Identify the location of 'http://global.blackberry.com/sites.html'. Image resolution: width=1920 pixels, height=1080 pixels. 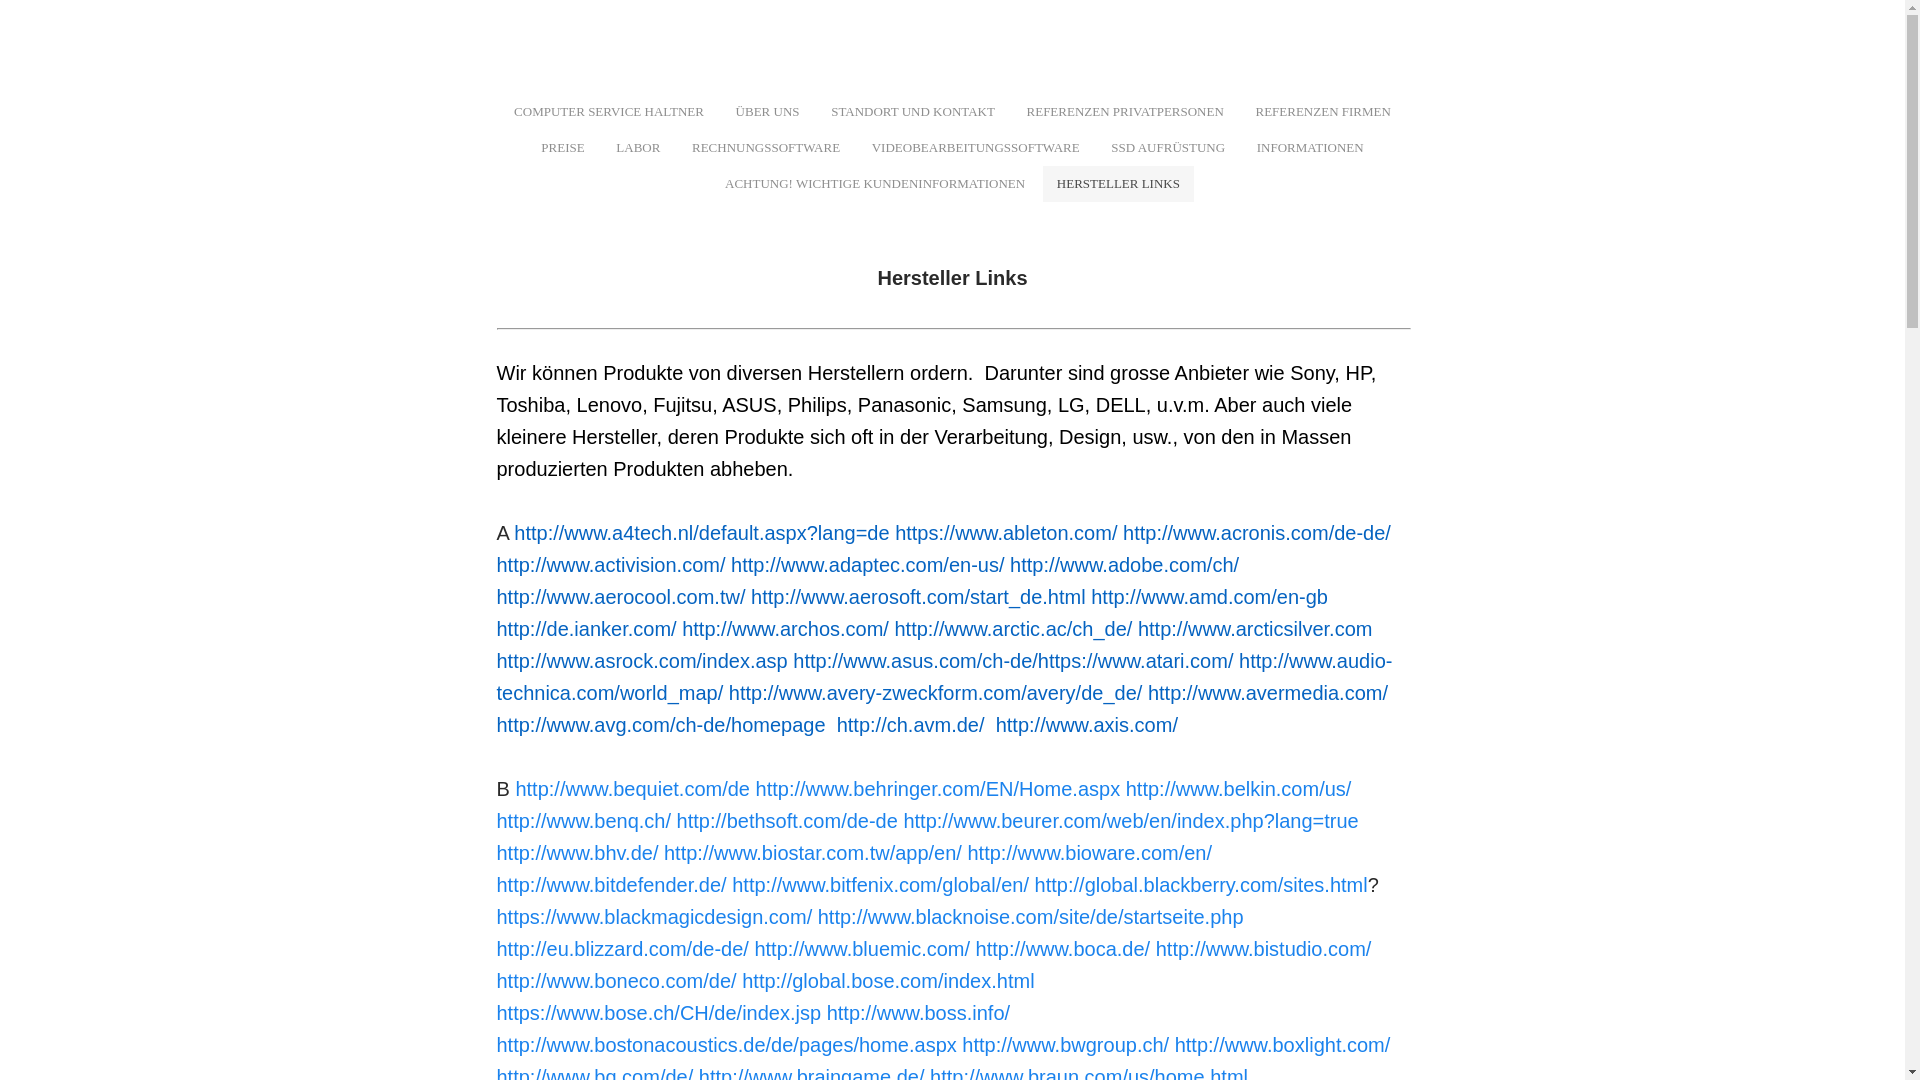
(1200, 883).